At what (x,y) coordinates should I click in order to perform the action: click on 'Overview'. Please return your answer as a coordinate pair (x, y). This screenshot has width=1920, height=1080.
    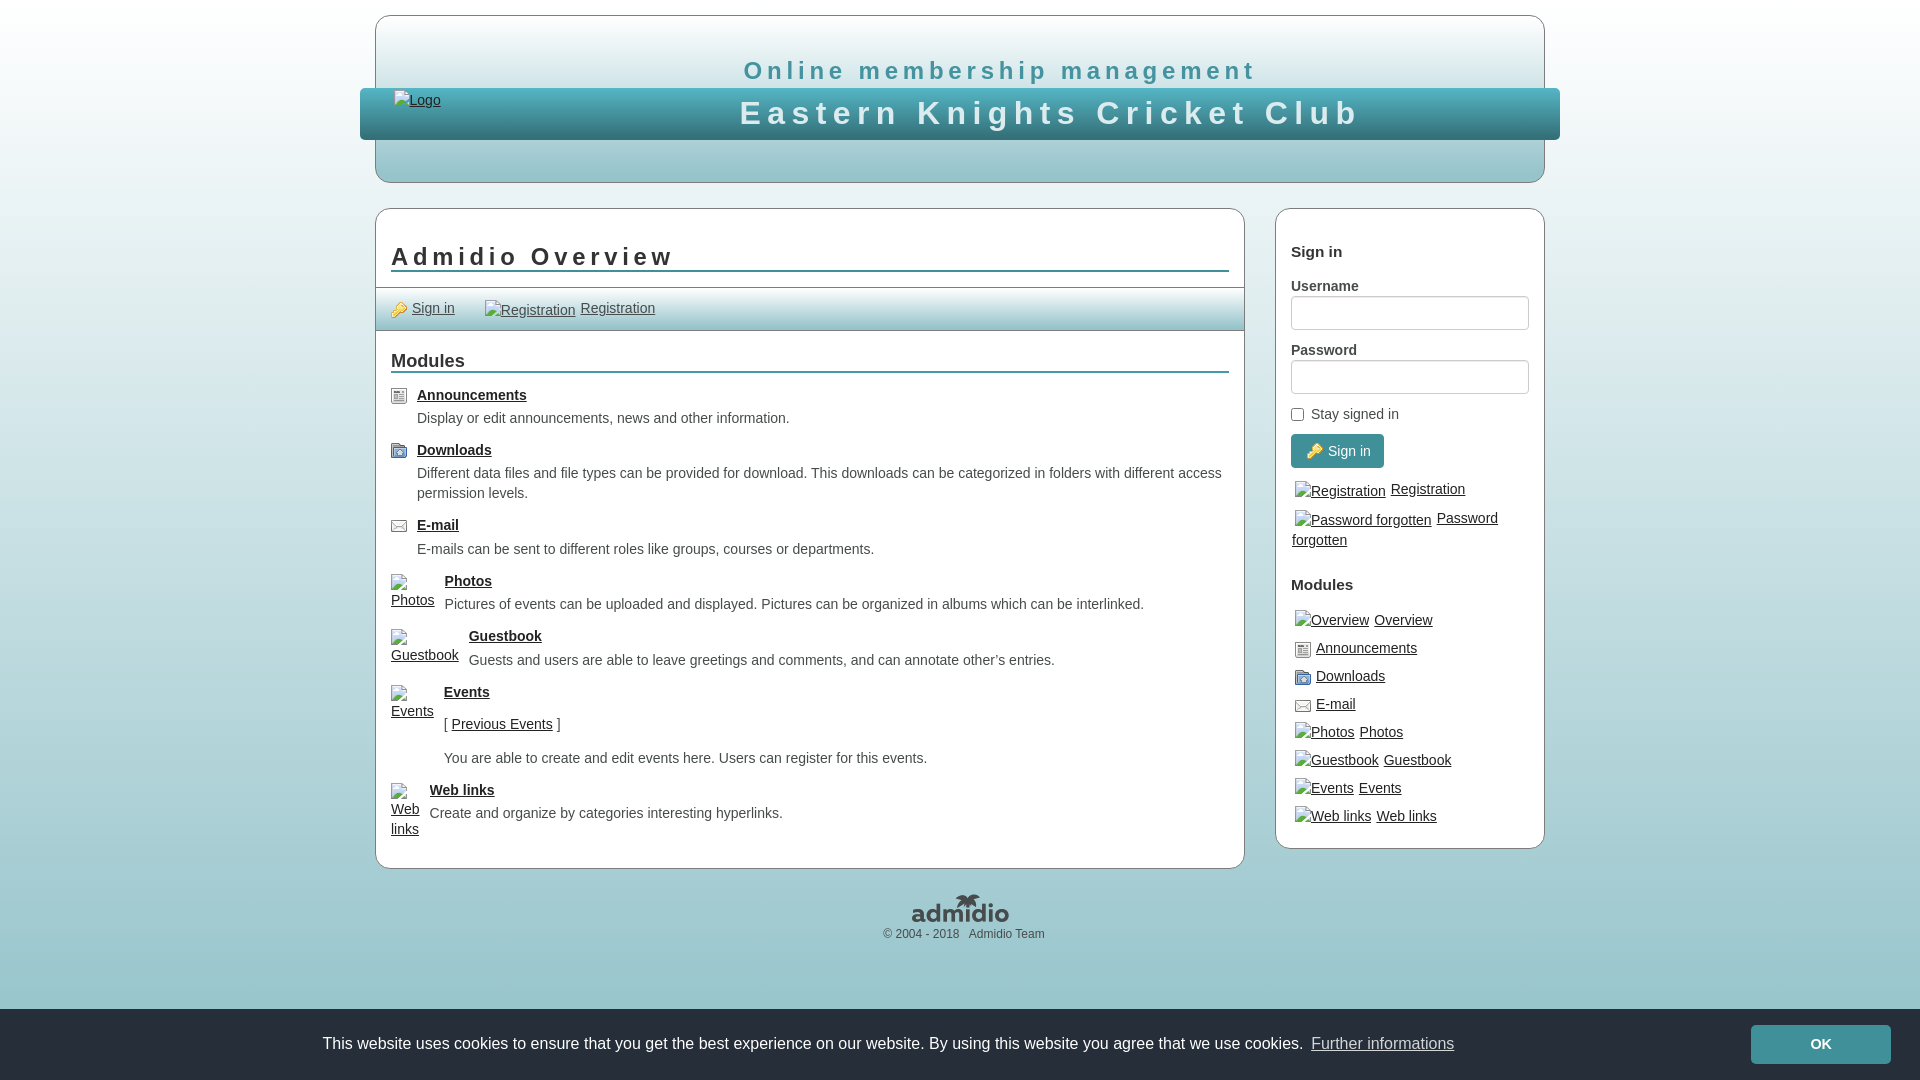
    Looking at the image, I should click on (1367, 622).